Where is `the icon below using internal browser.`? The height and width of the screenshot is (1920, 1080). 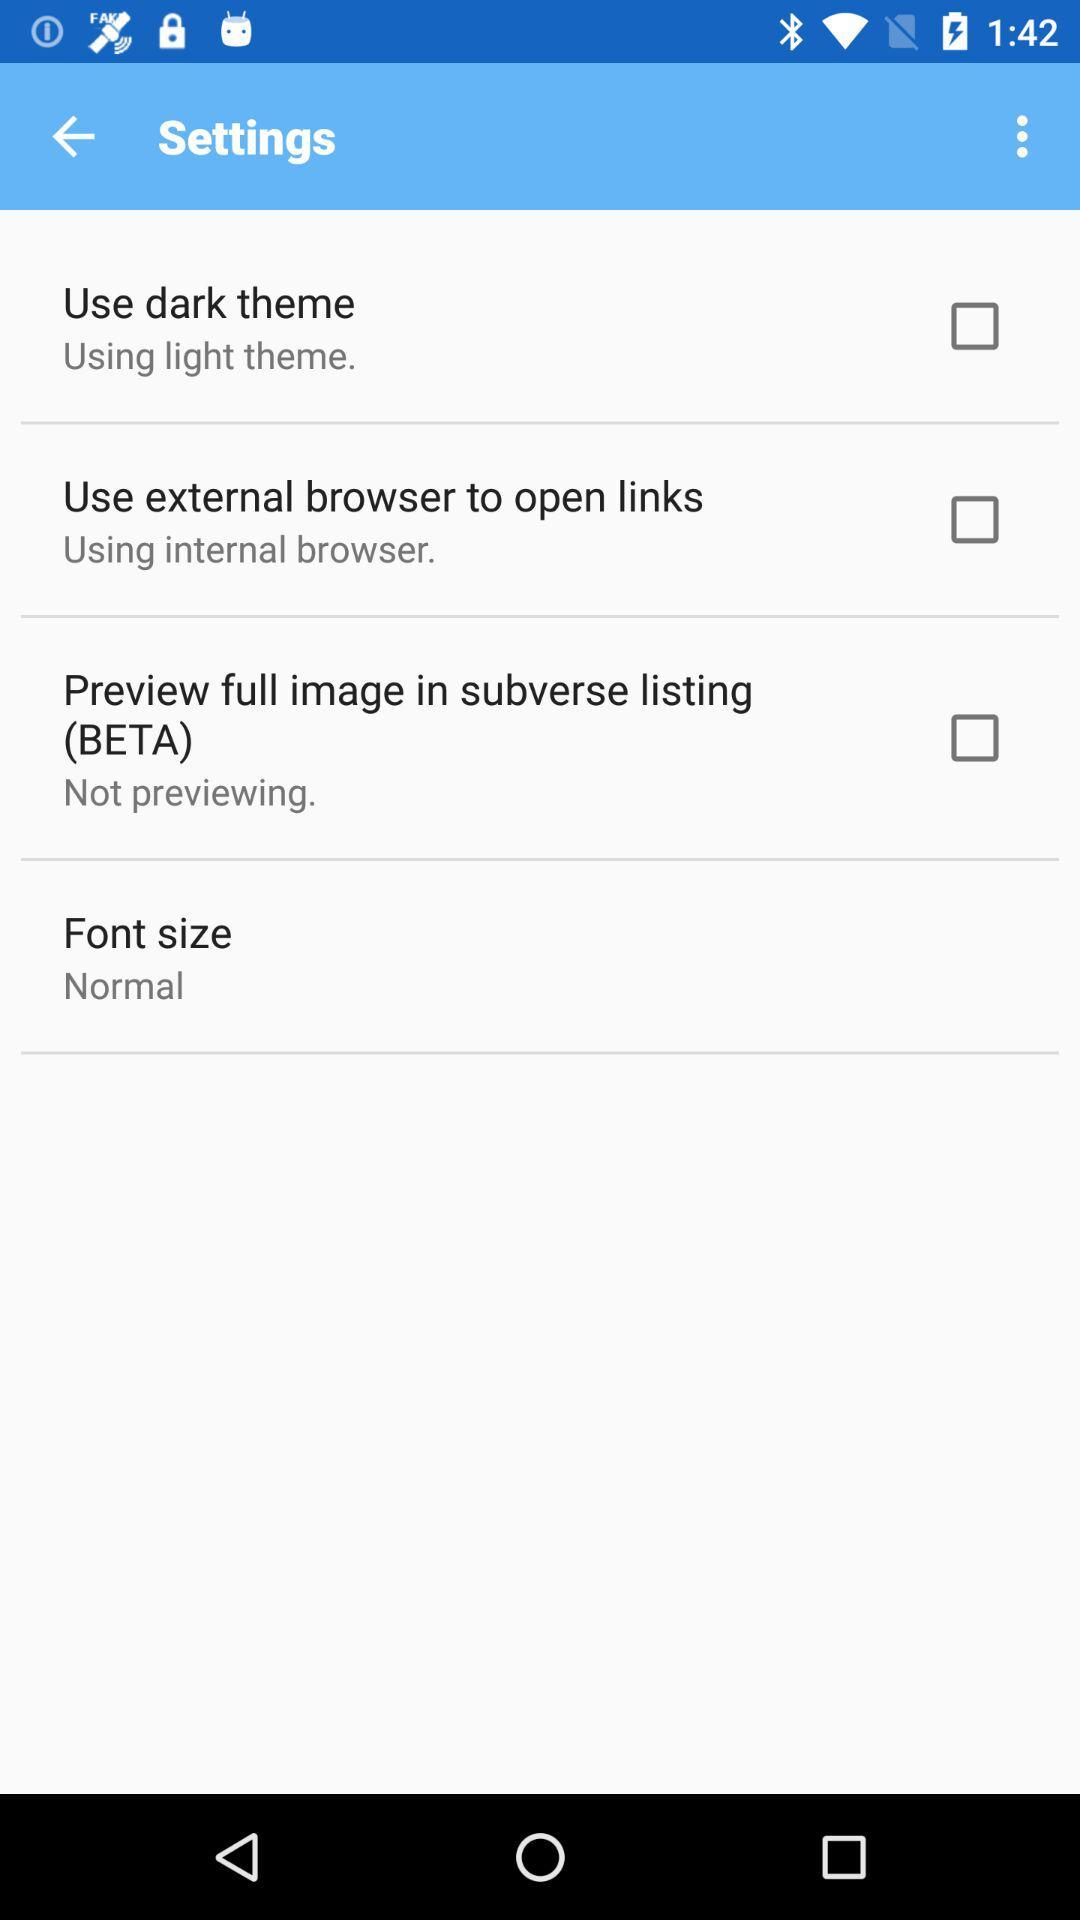
the icon below using internal browser. is located at coordinates (477, 713).